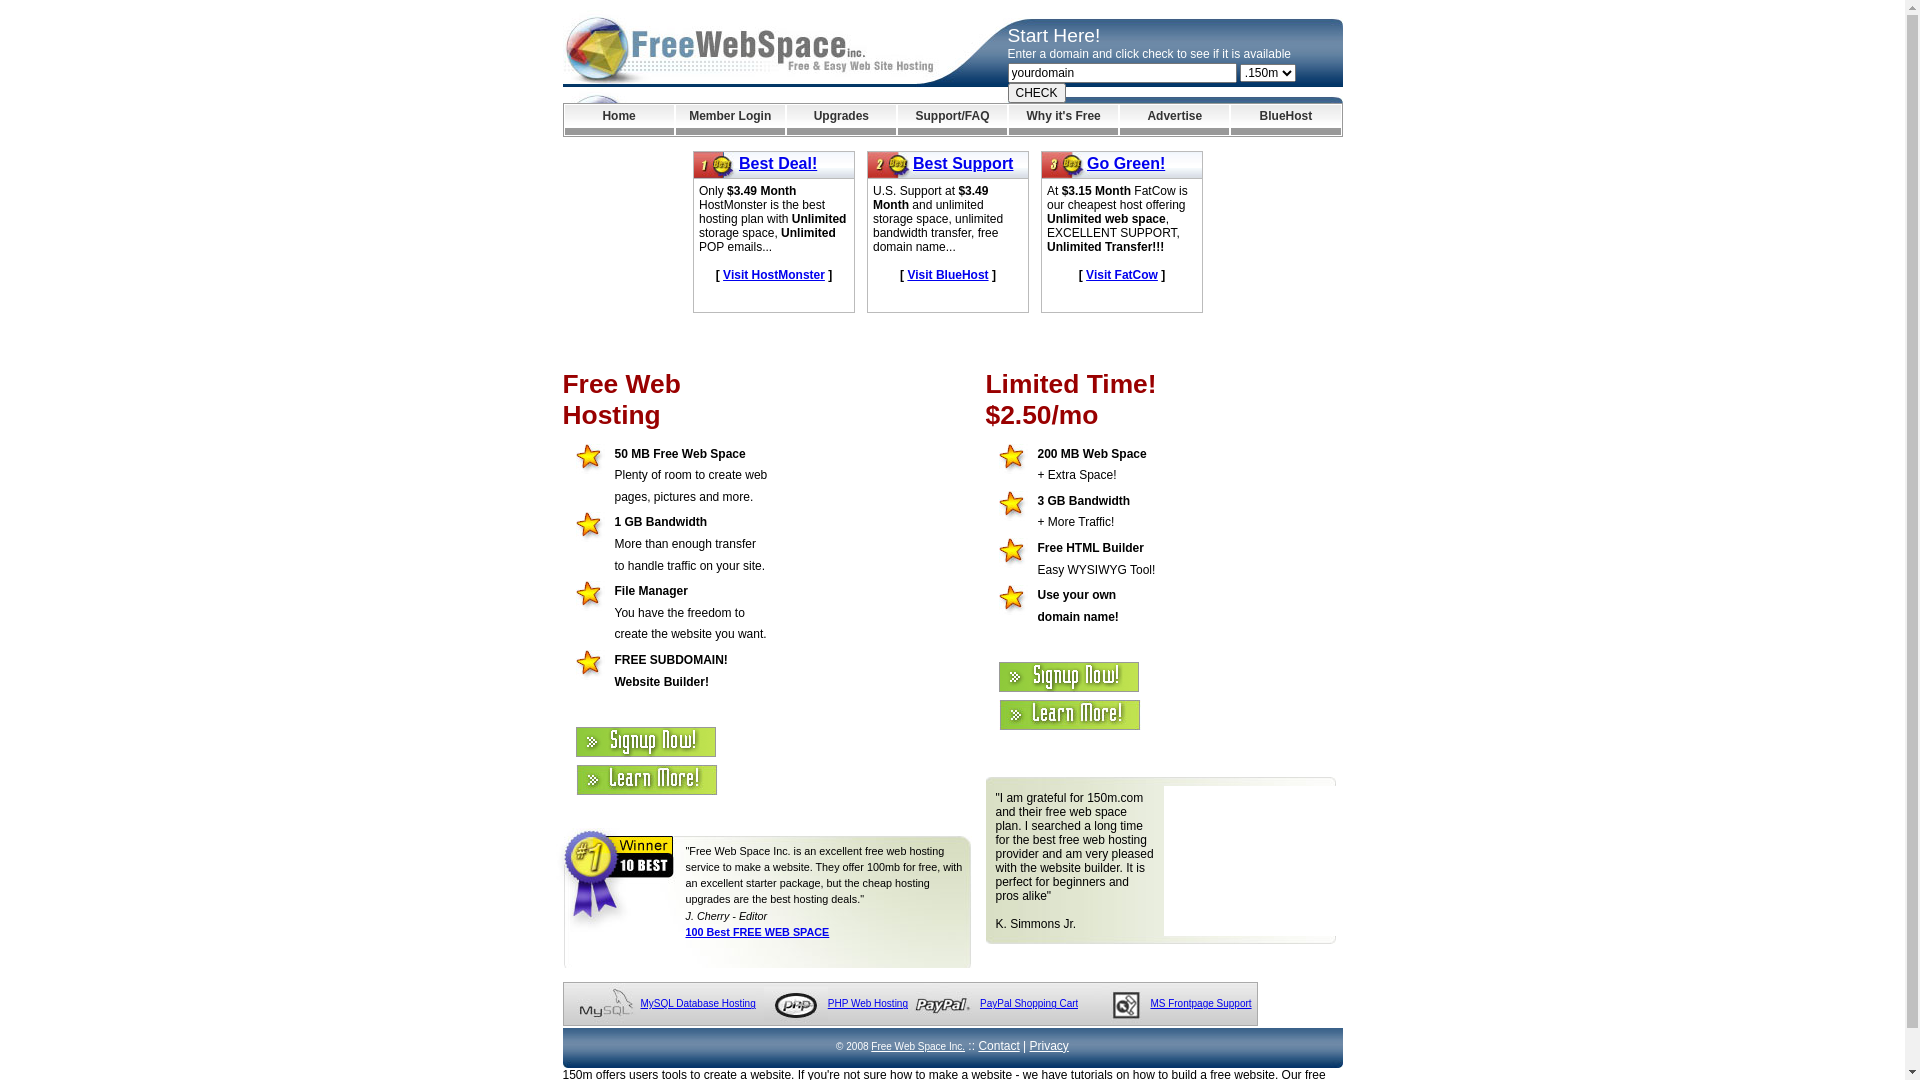 The height and width of the screenshot is (1080, 1920). Describe the element at coordinates (676, 119) in the screenshot. I see `'Member Login'` at that location.